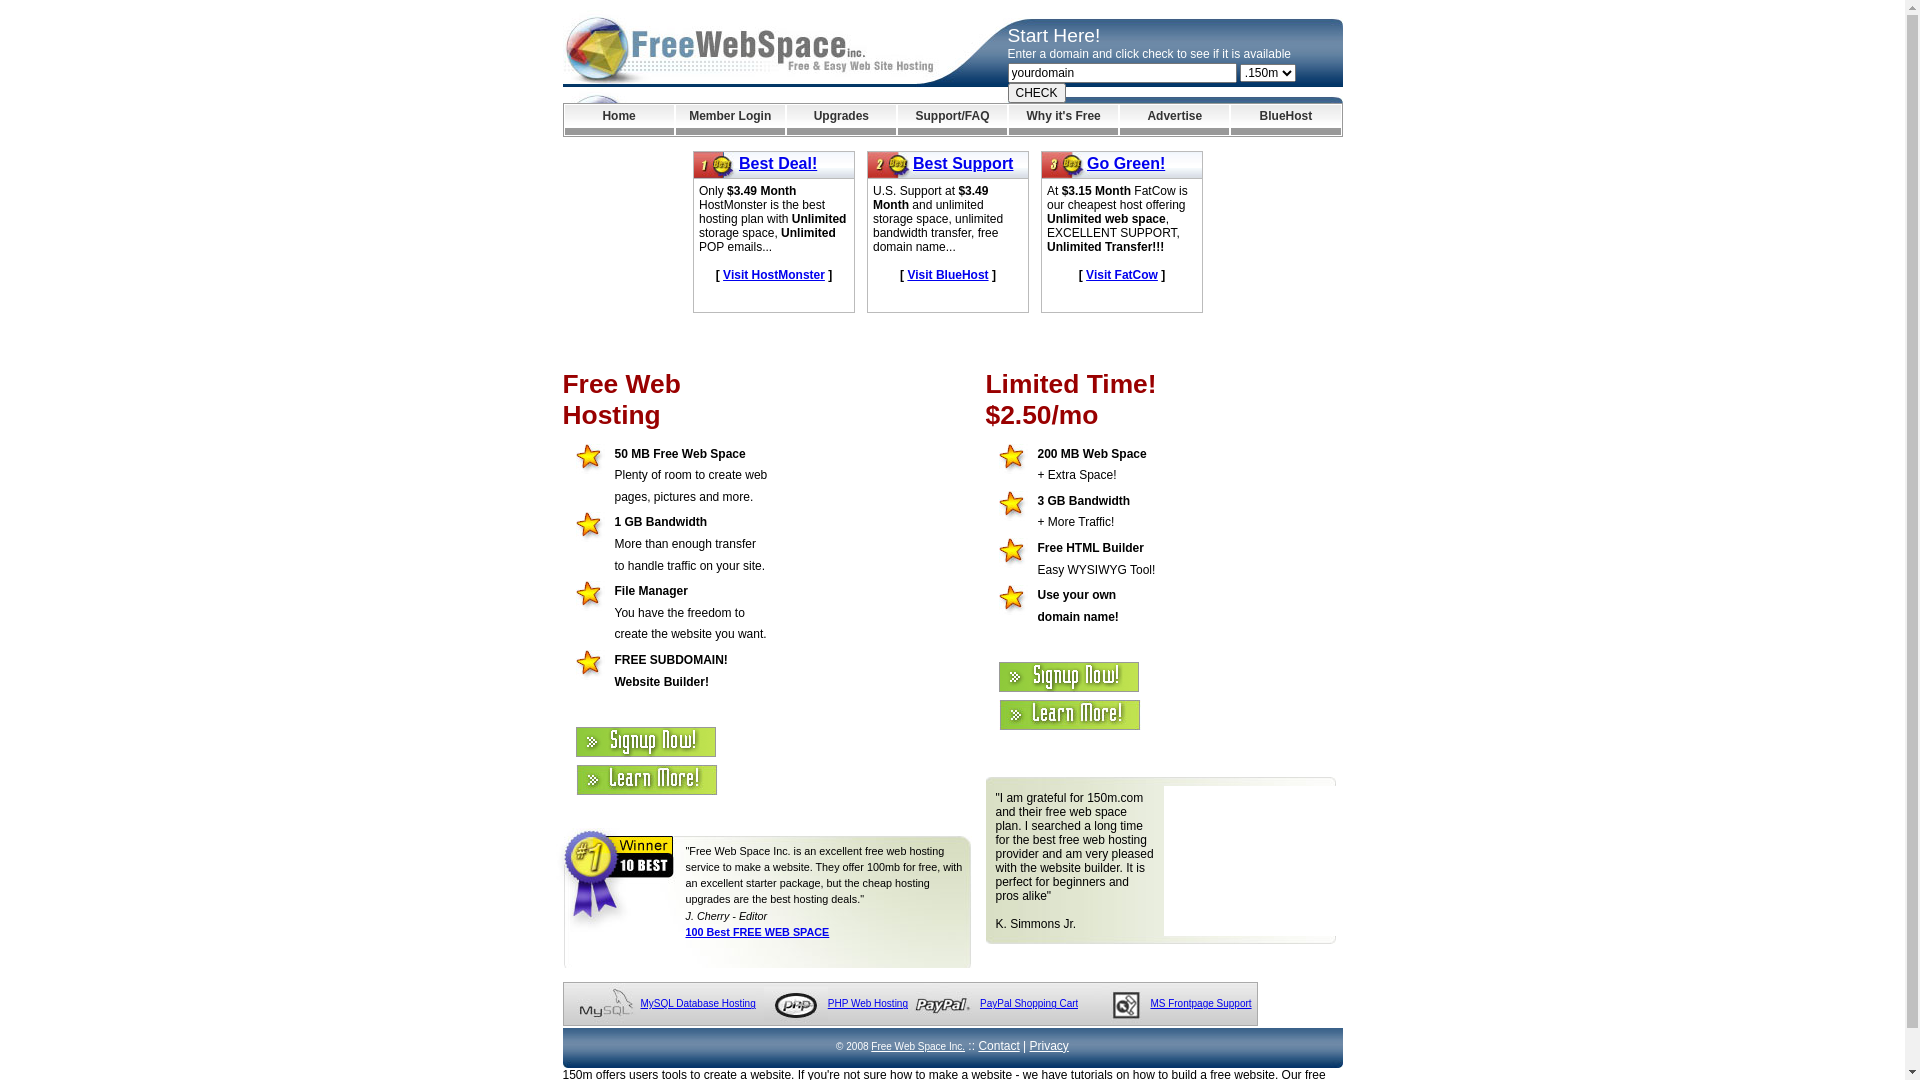 The height and width of the screenshot is (1080, 1920). Describe the element at coordinates (676, 119) in the screenshot. I see `'Member Login'` at that location.